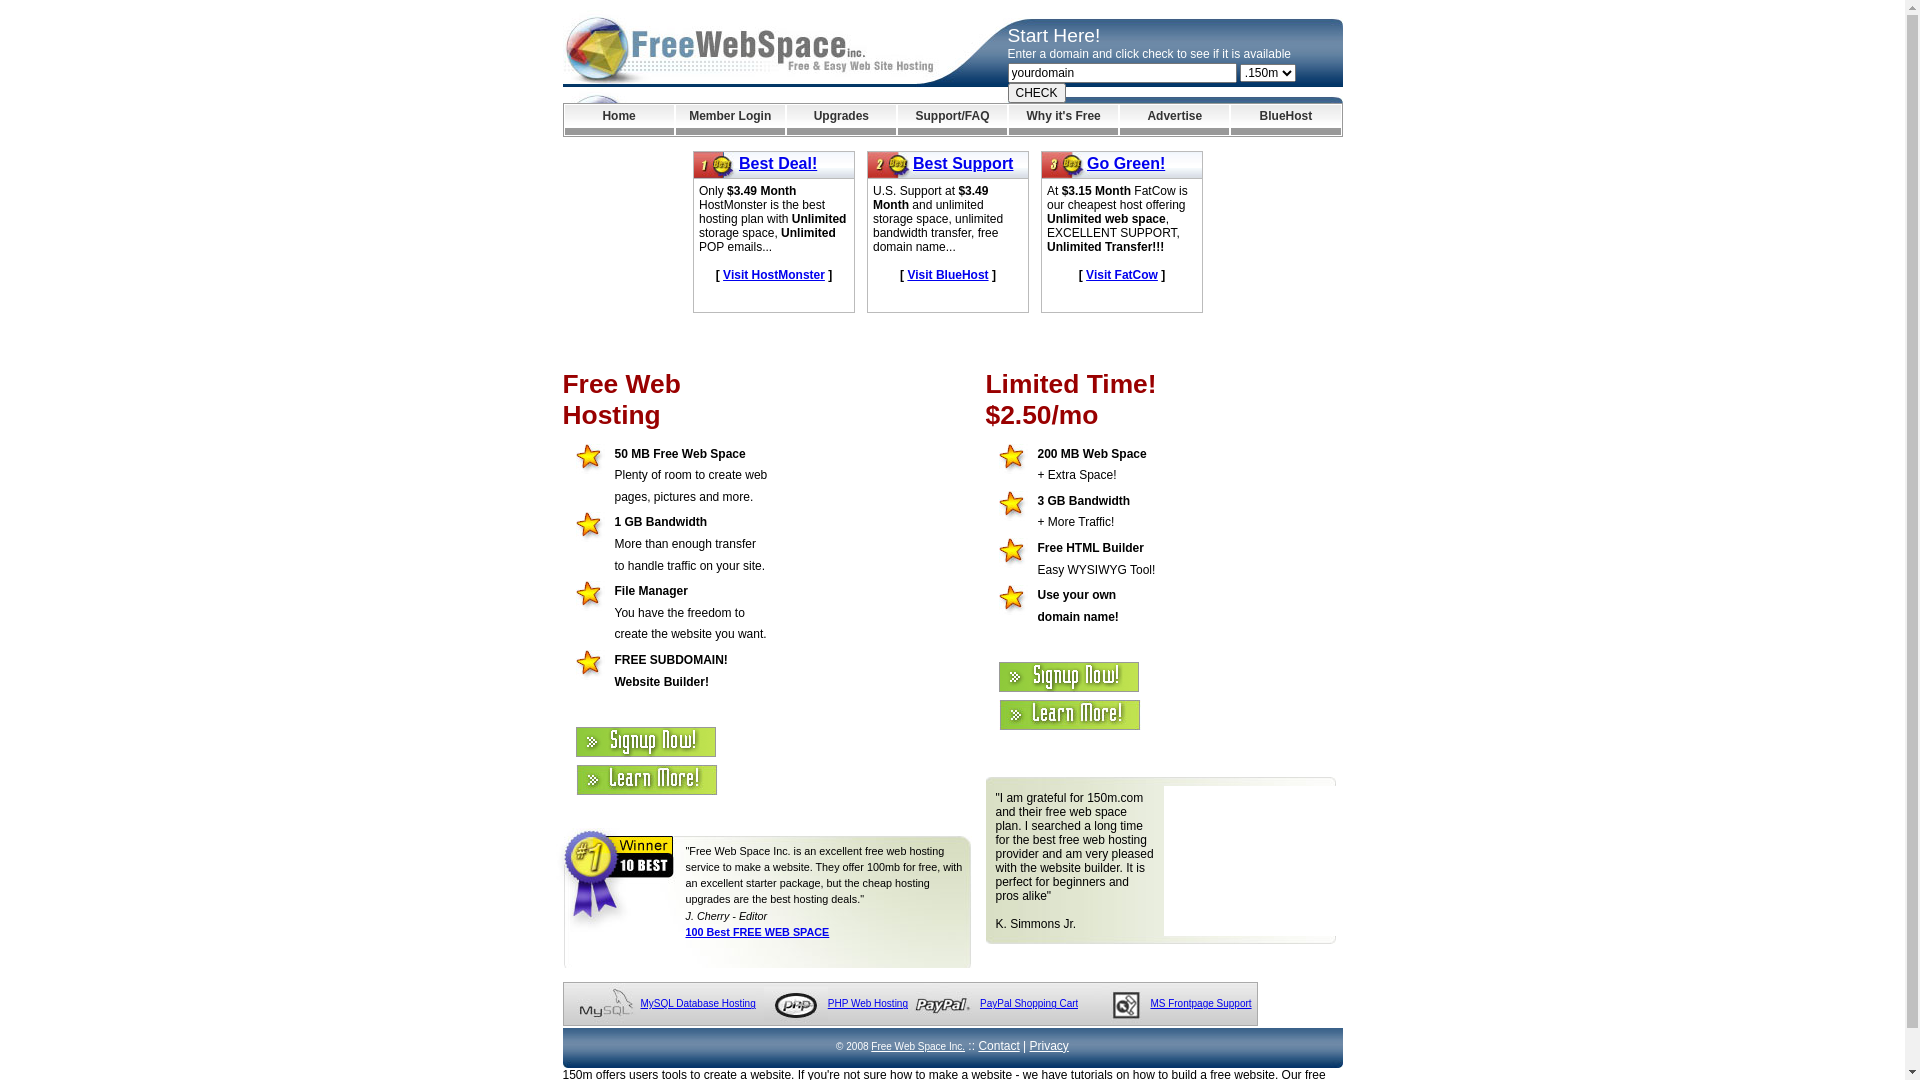 The height and width of the screenshot is (1080, 1920). Describe the element at coordinates (676, 119) in the screenshot. I see `'Member Login'` at that location.